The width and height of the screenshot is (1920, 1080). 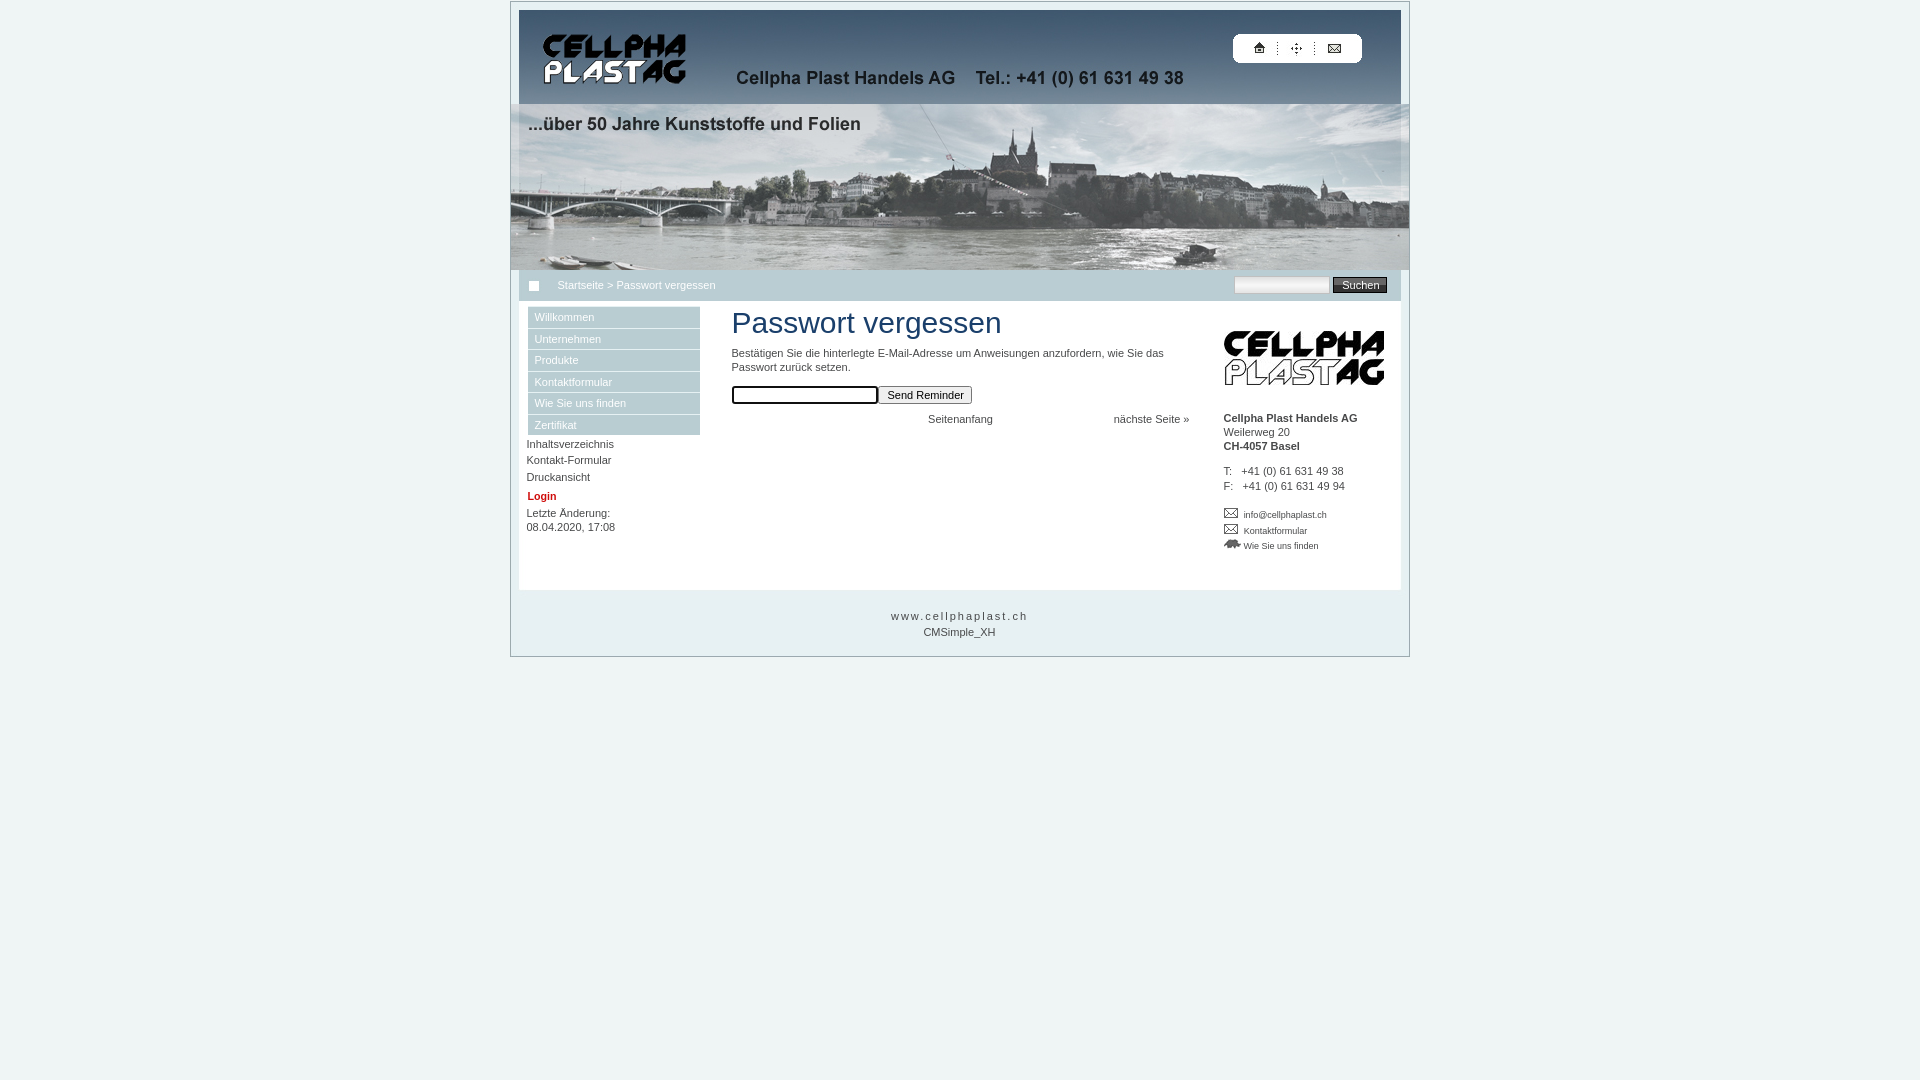 What do you see at coordinates (567, 459) in the screenshot?
I see `'Kontakt-Formular'` at bounding box center [567, 459].